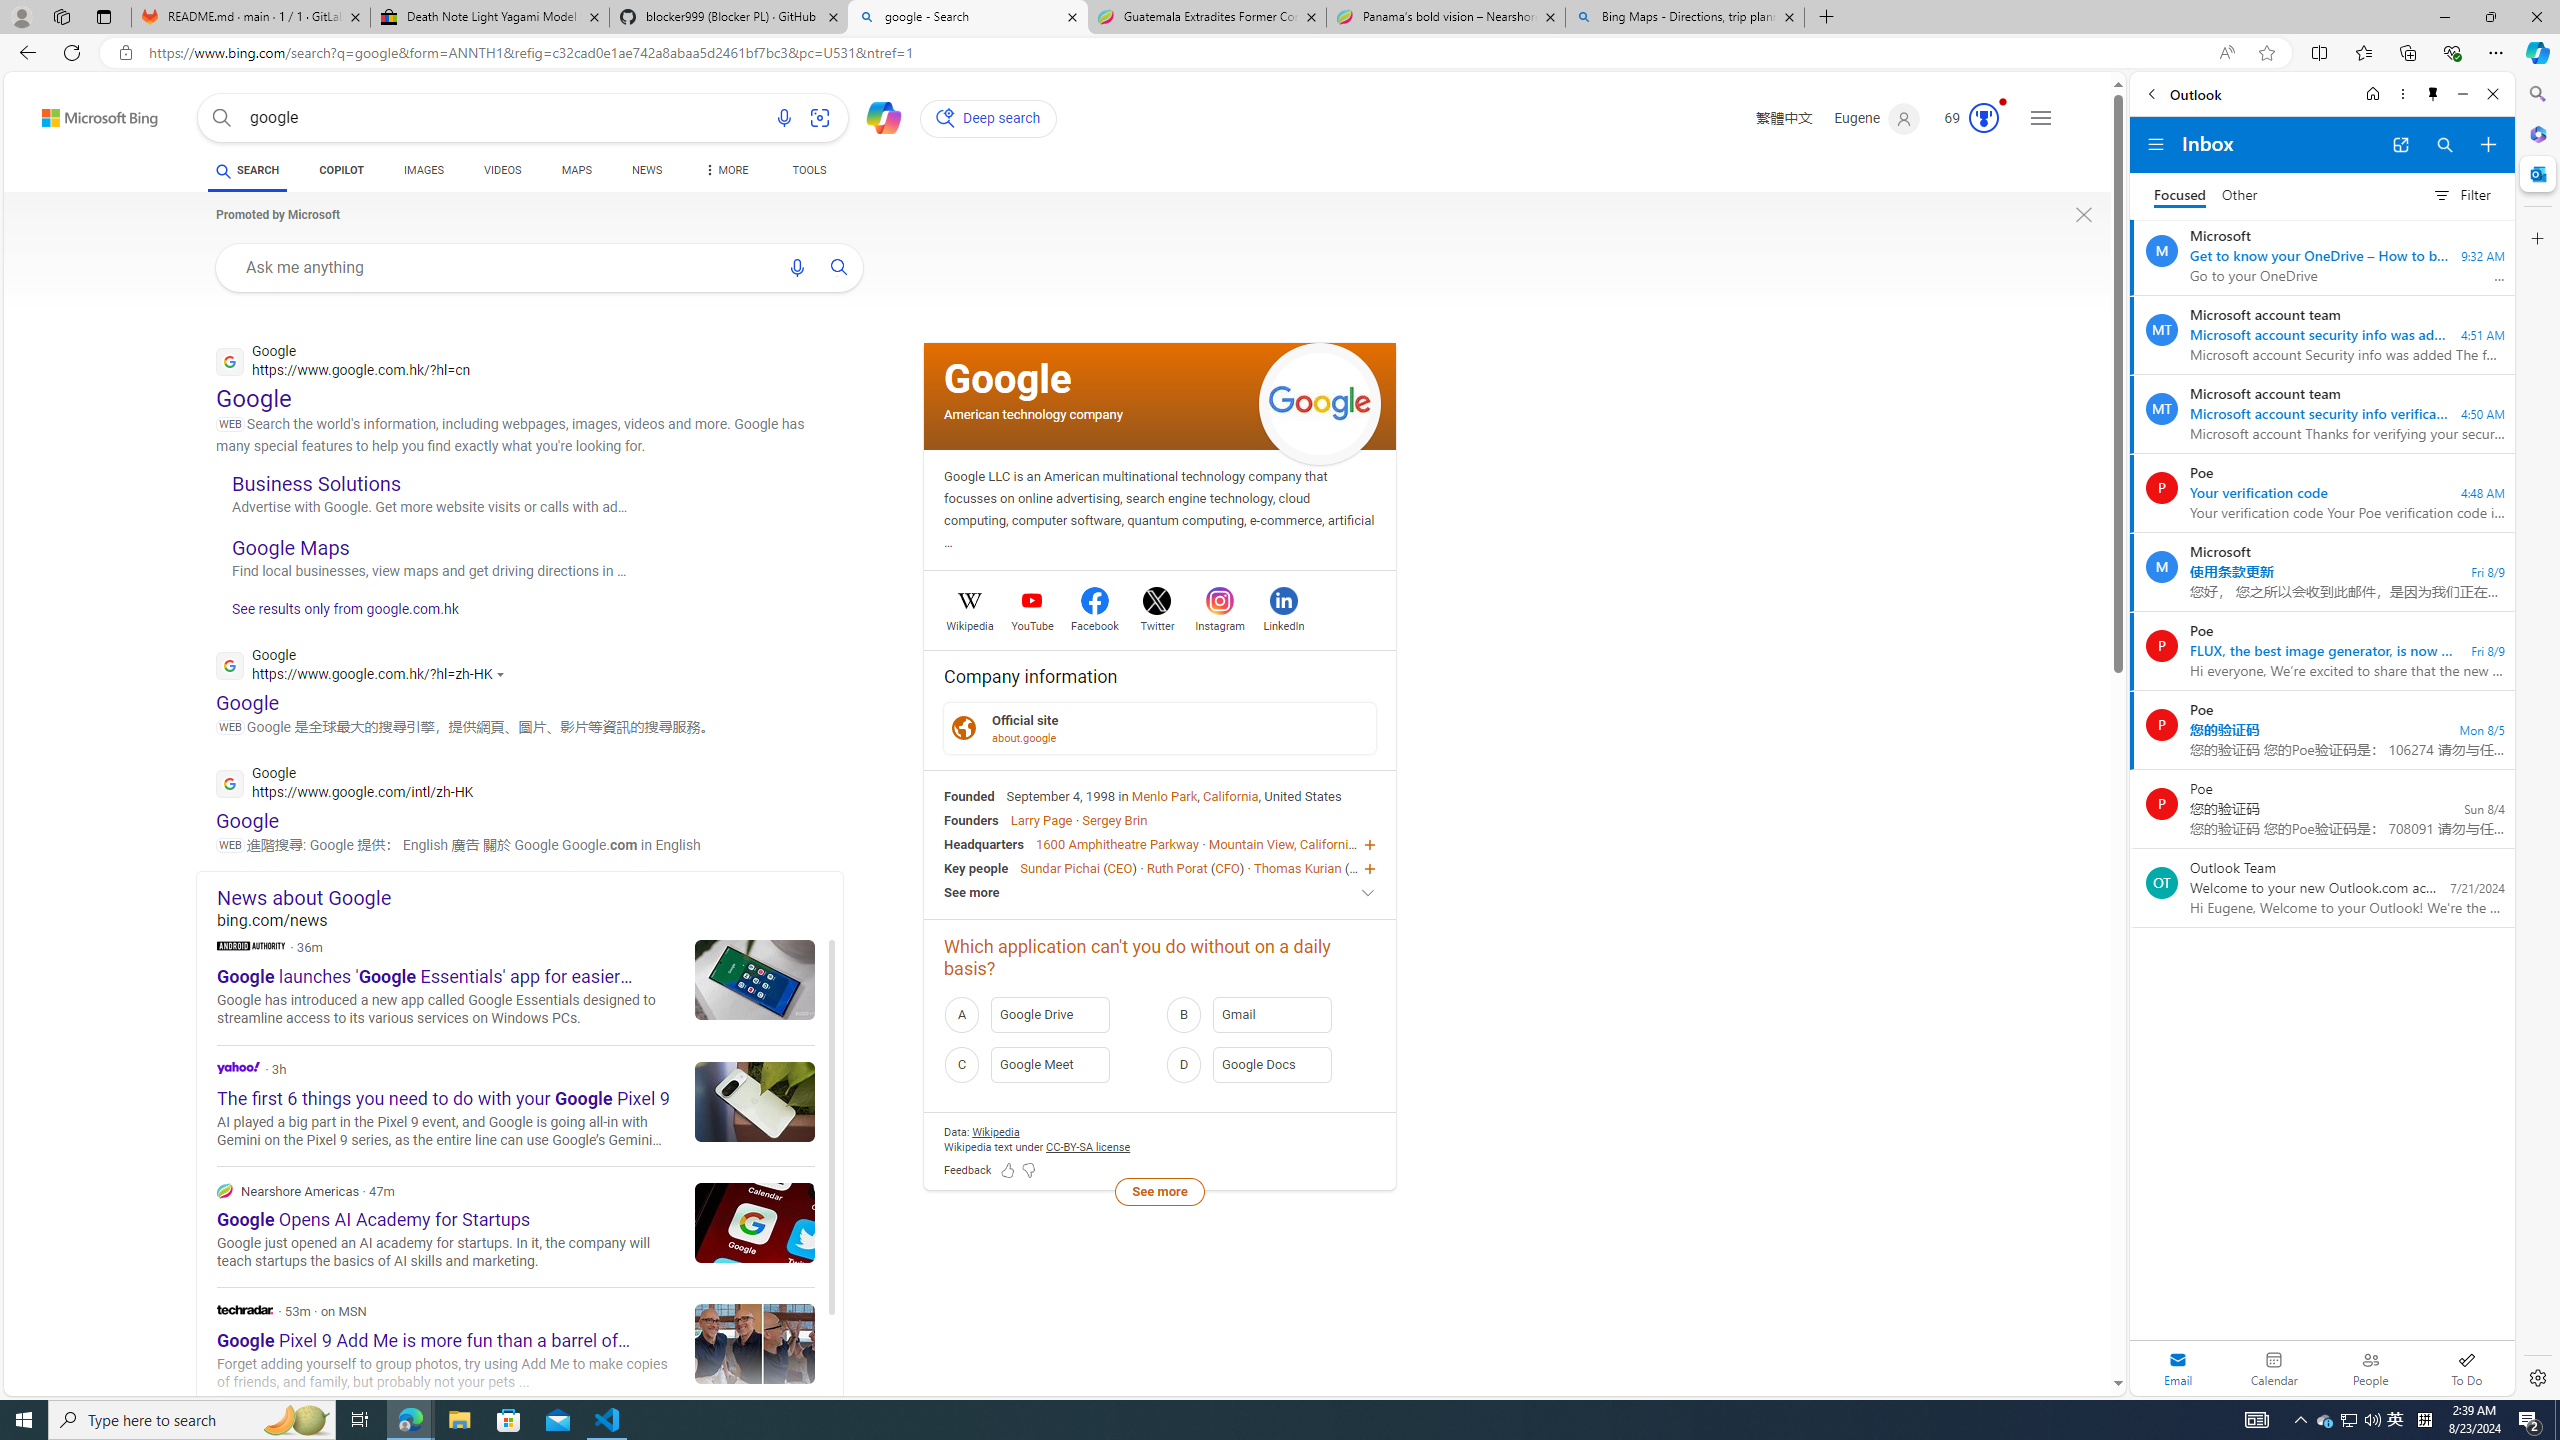 This screenshot has height=1440, width=2560. I want to click on 'Folder navigation', so click(2155, 145).